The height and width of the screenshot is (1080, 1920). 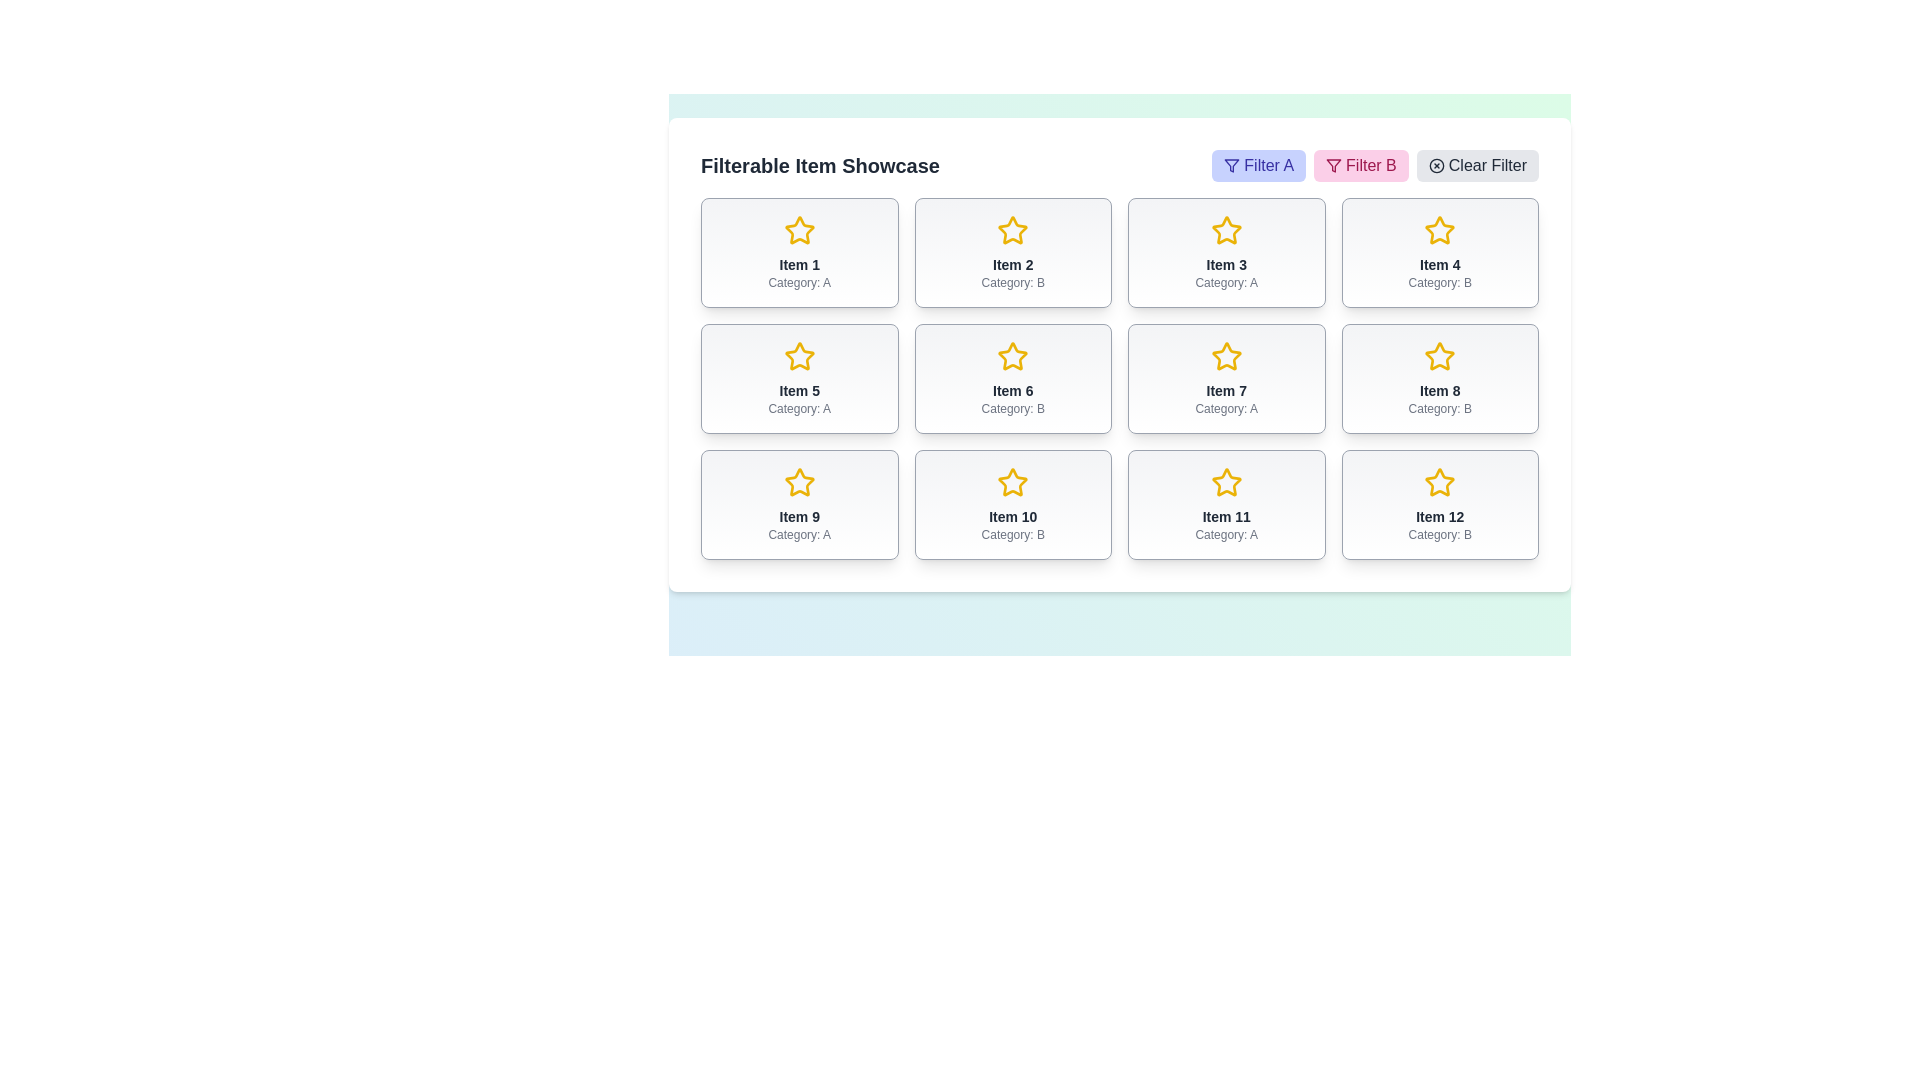 What do you see at coordinates (1225, 230) in the screenshot?
I see `the star icon with a yellow outline located at the top of the card labeled 'Item 3' to rate or select the associated item` at bounding box center [1225, 230].